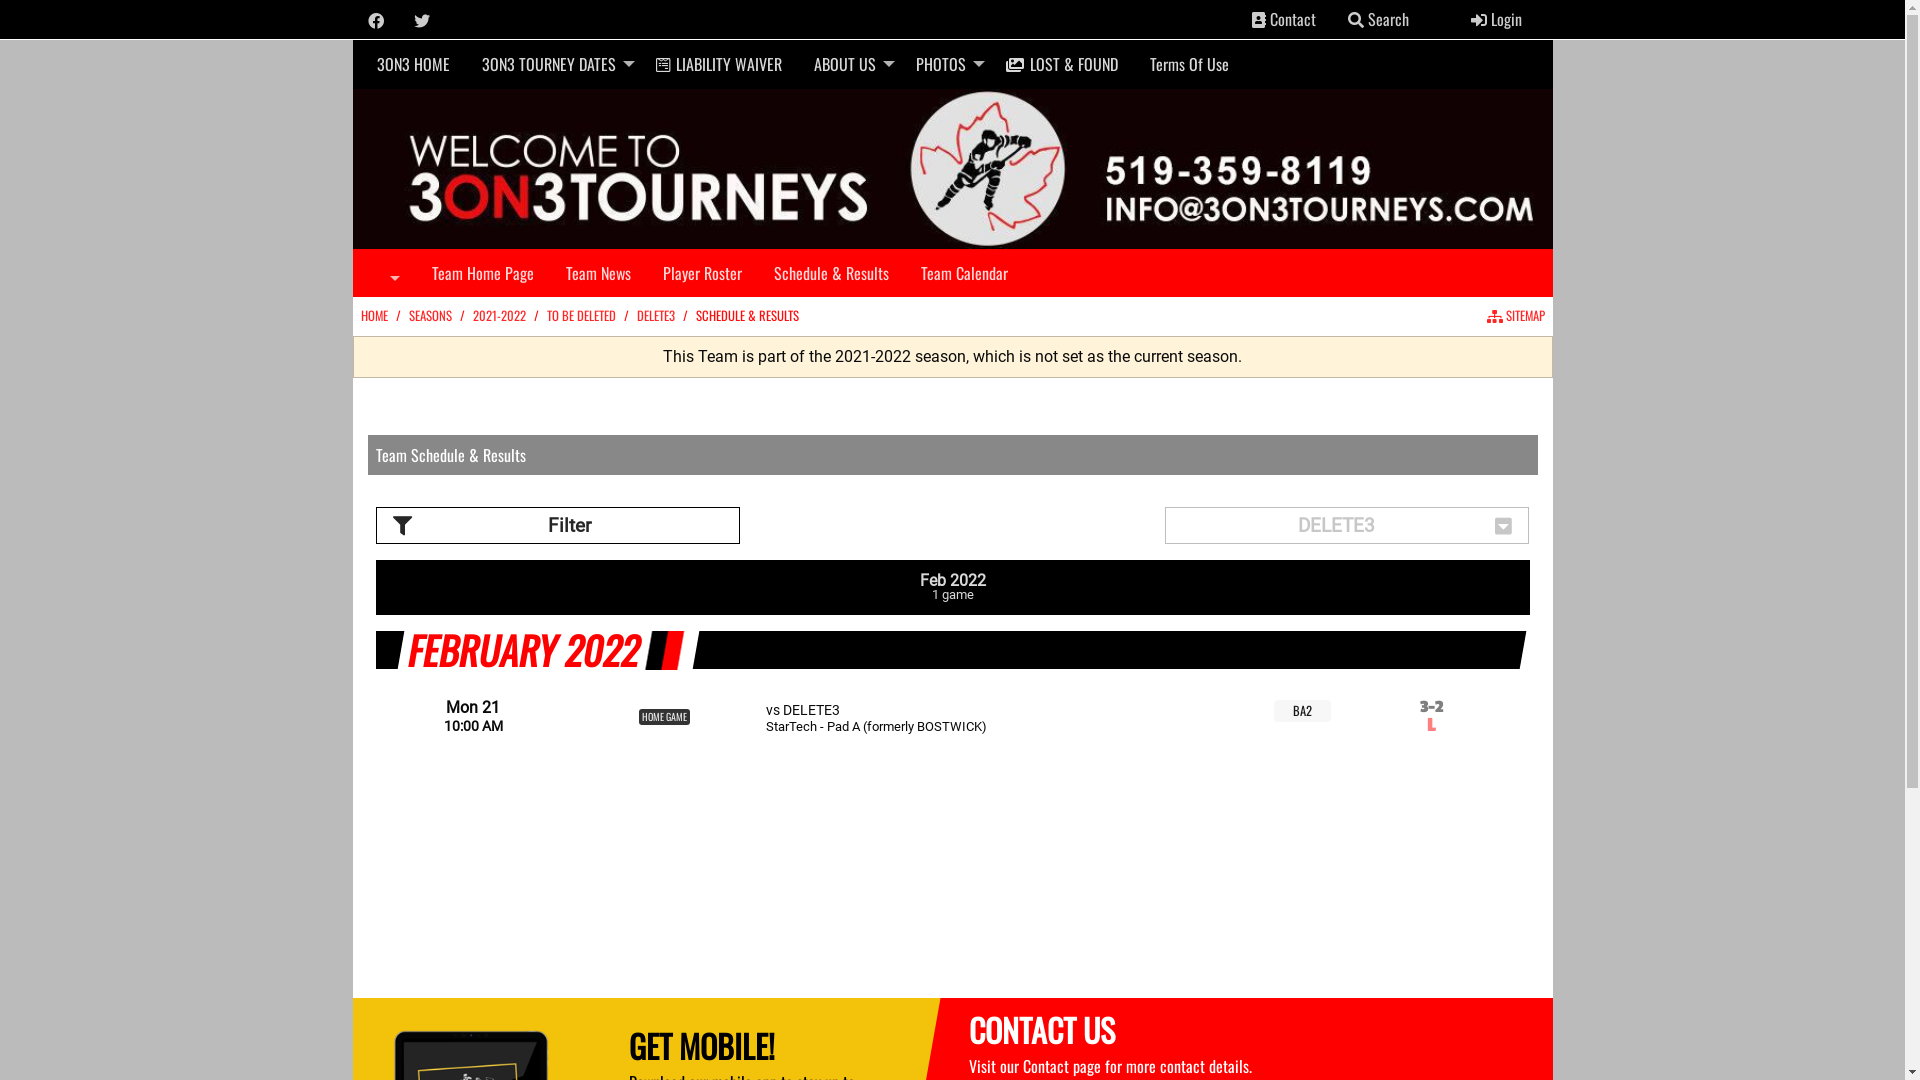  I want to click on 'Schedule & Results', so click(757, 272).